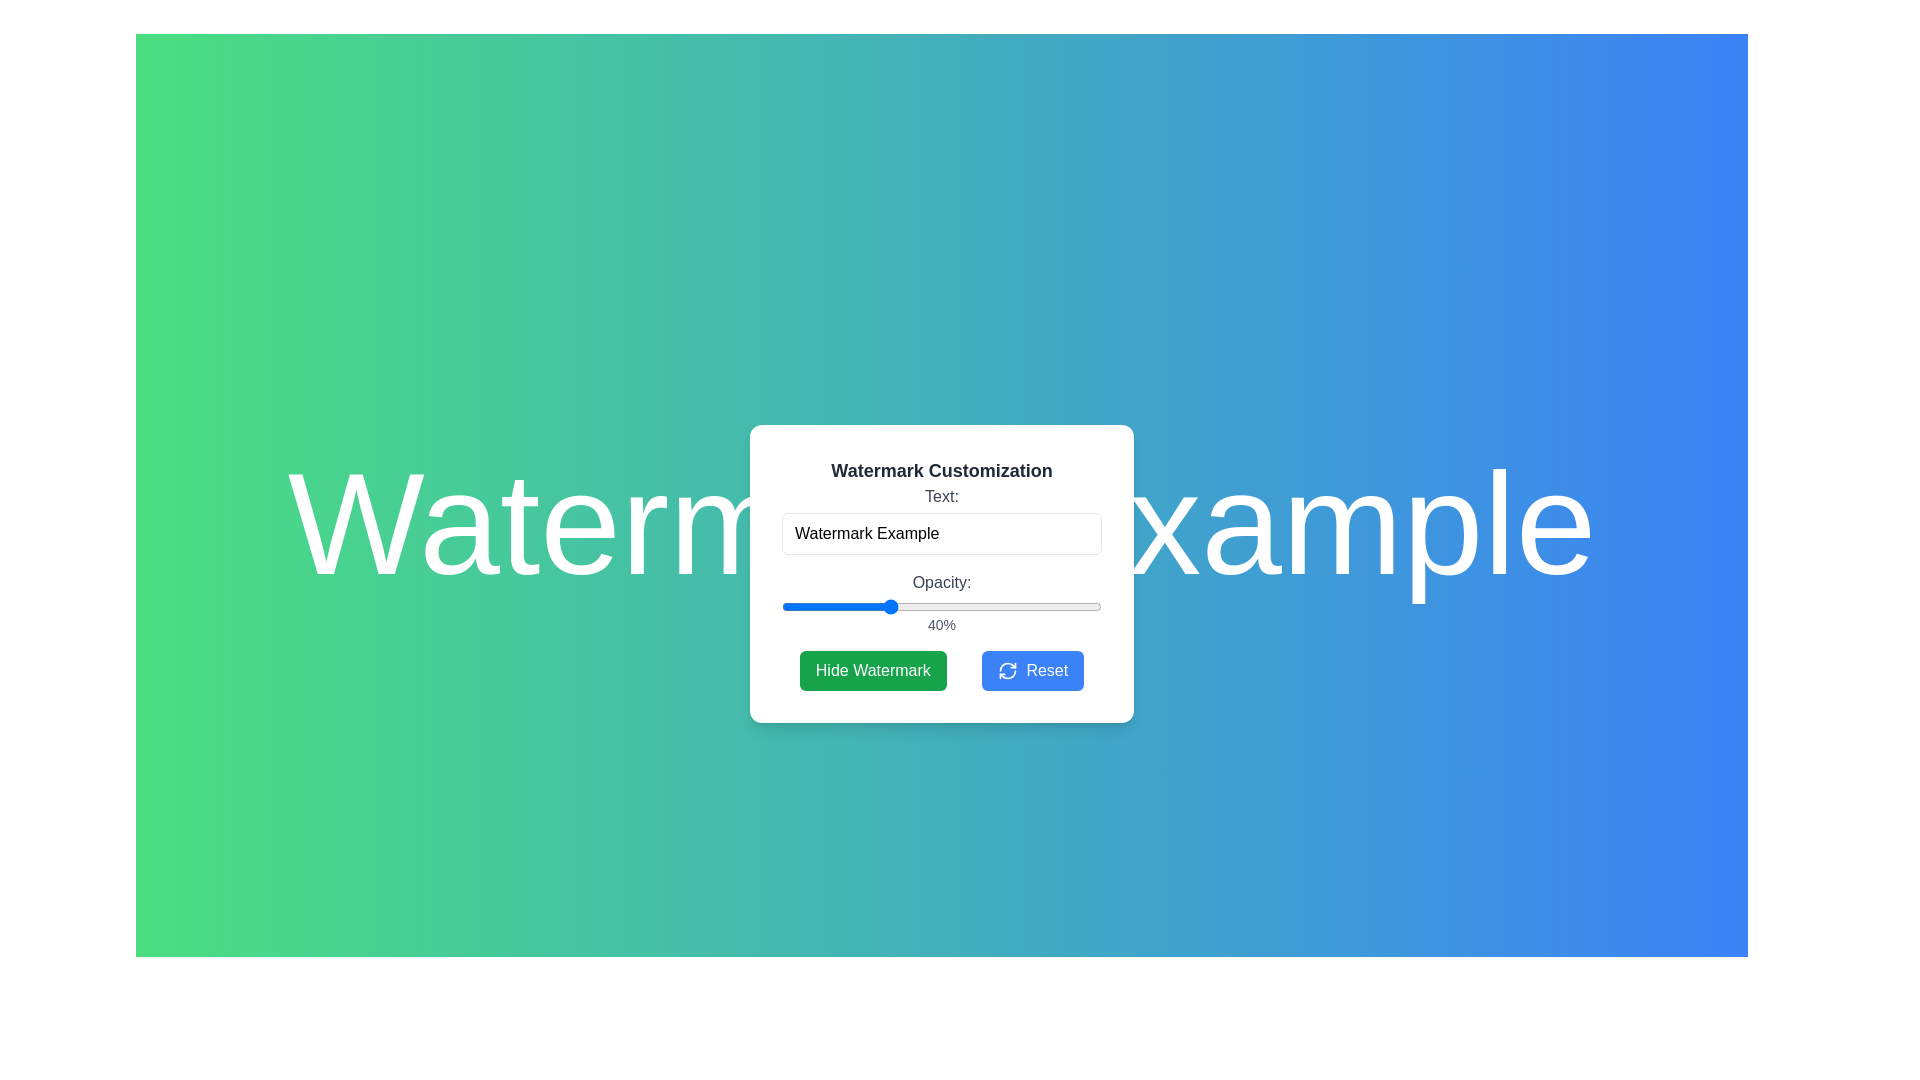  Describe the element at coordinates (948, 605) in the screenshot. I see `opacity` at that location.